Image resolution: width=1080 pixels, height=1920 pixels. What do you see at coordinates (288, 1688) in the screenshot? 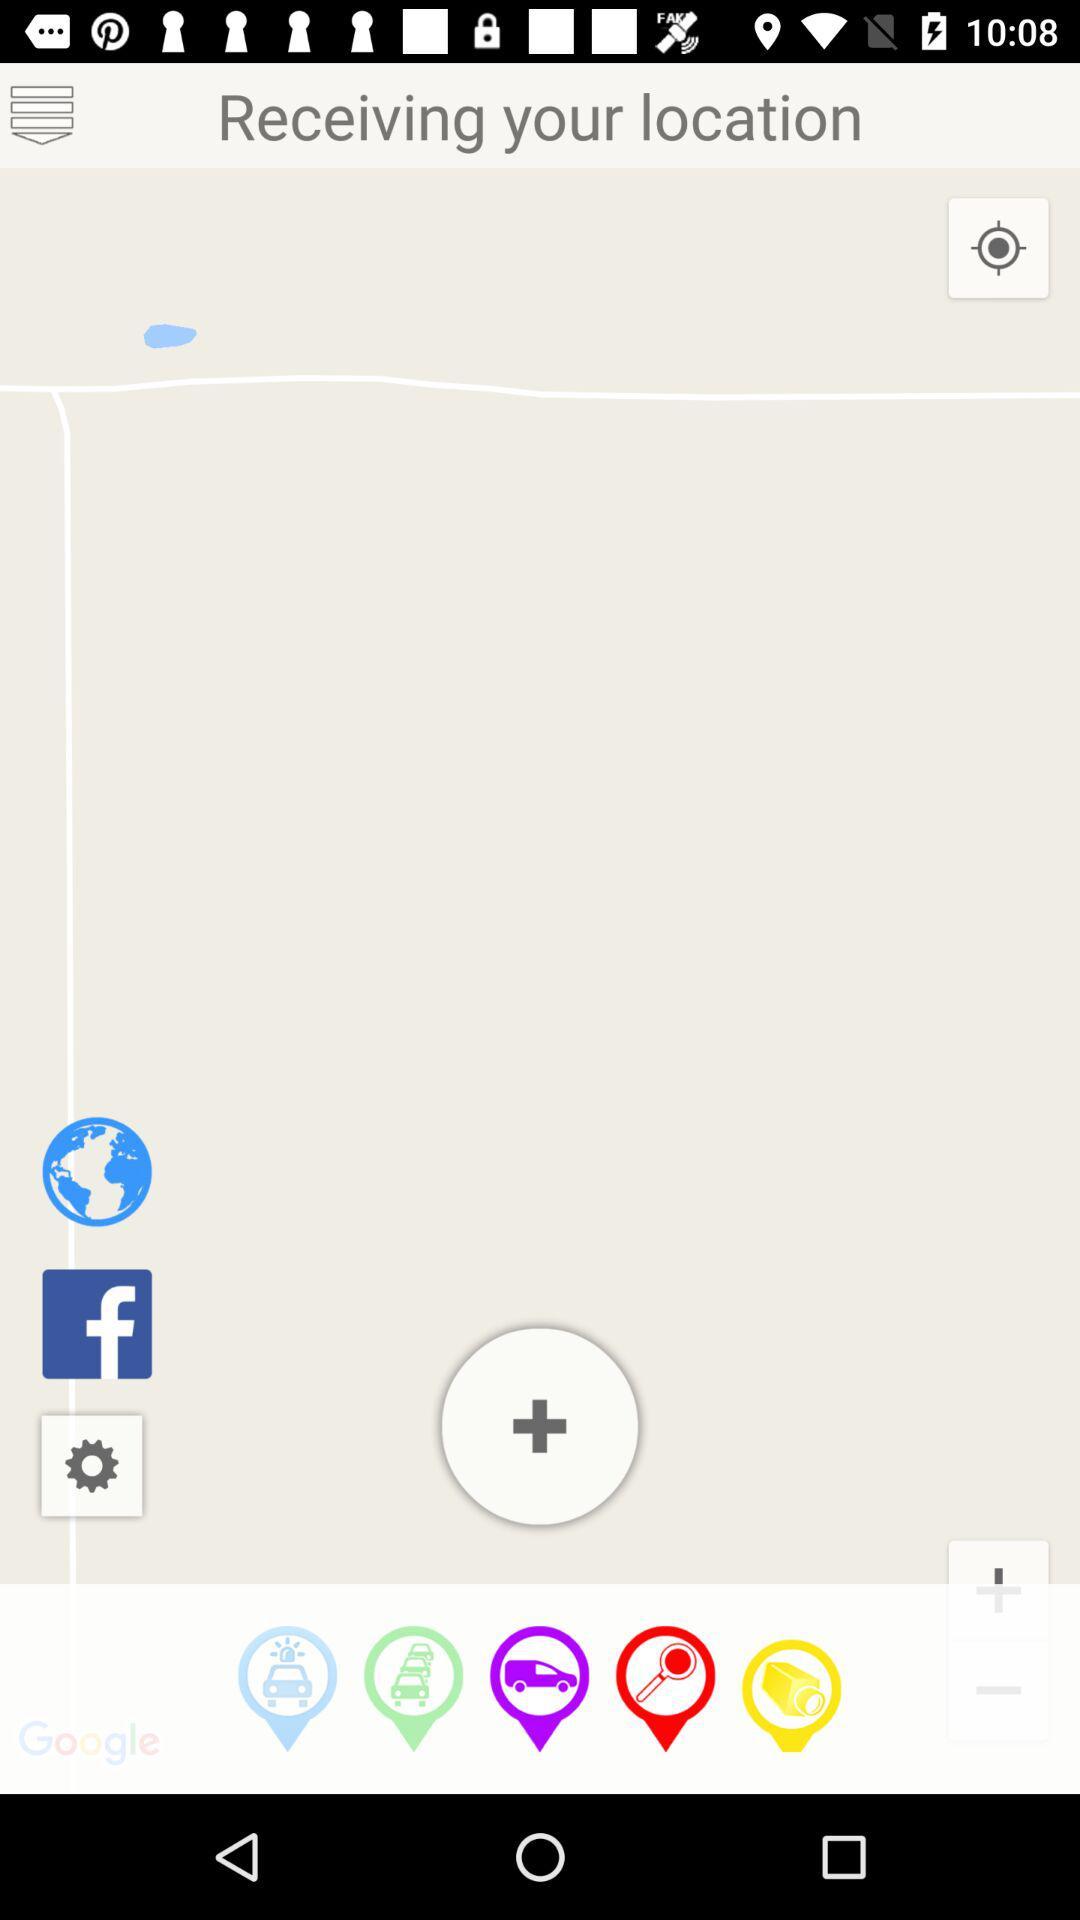
I see `services near here` at bounding box center [288, 1688].